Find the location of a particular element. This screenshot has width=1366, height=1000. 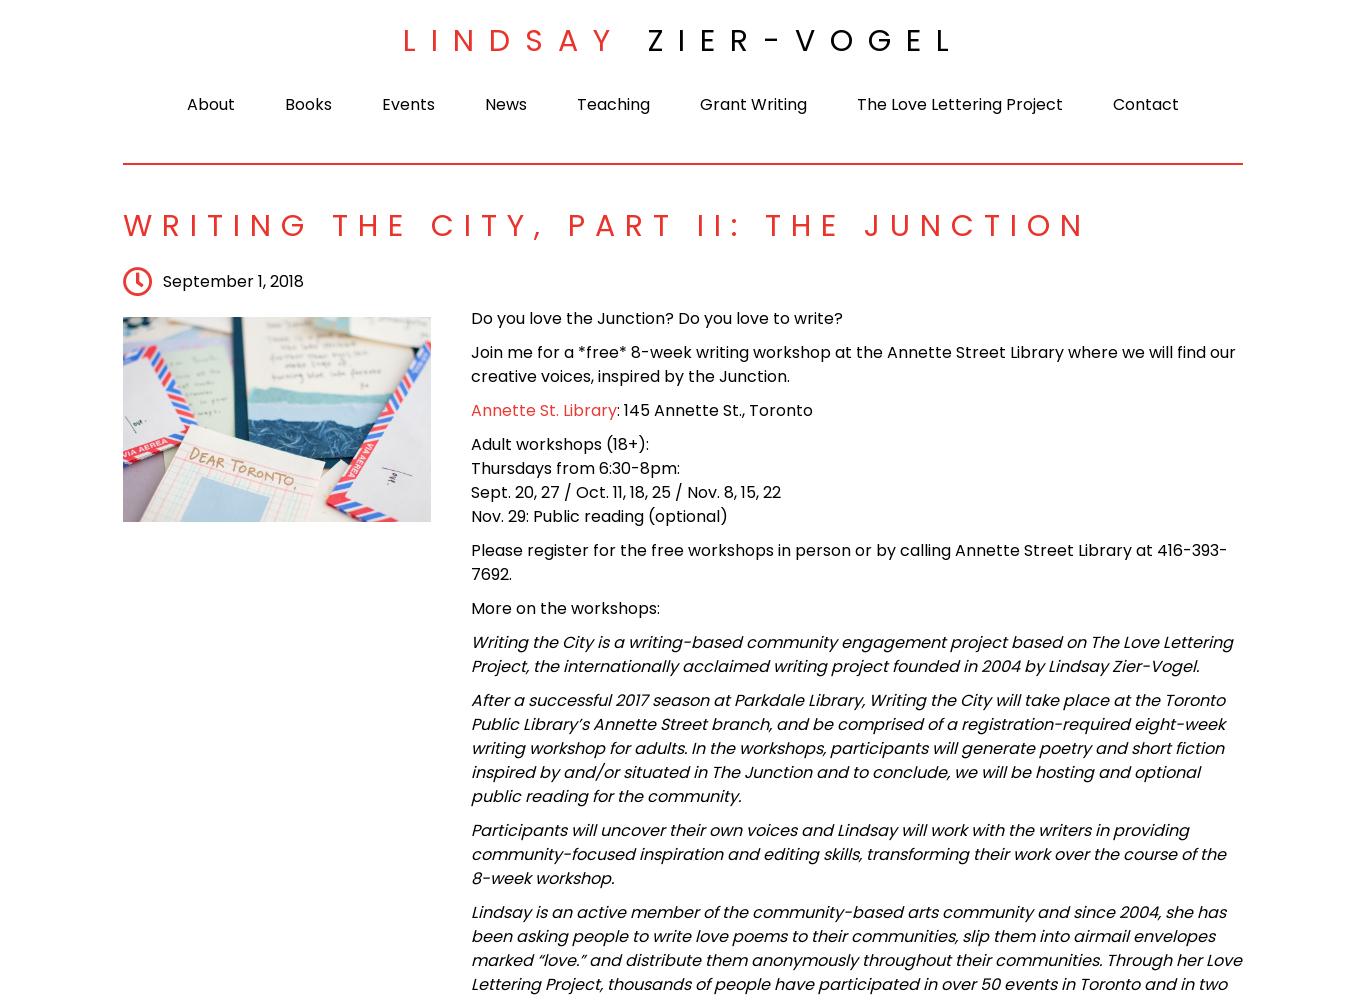

'Writing the City, Part II: The Junction' is located at coordinates (121, 225).